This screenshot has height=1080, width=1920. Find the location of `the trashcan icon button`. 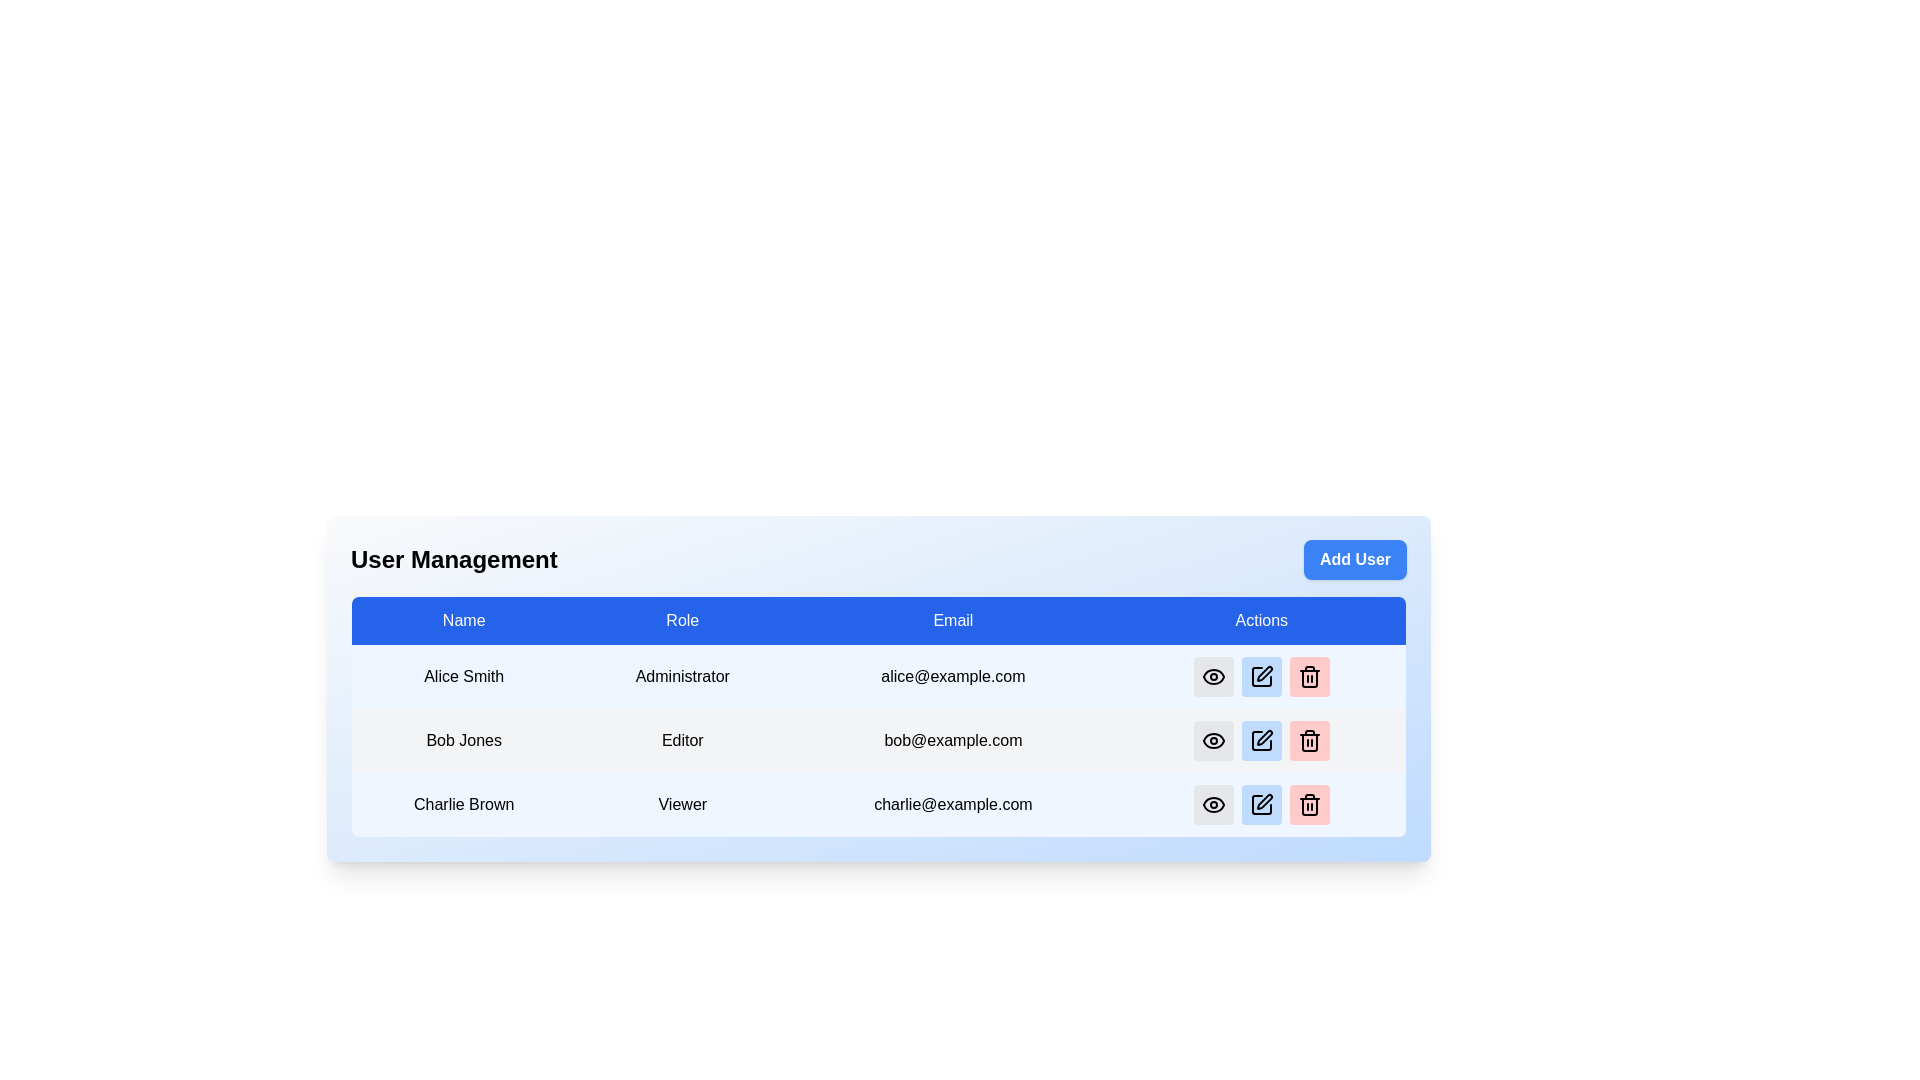

the trashcan icon button is located at coordinates (1309, 740).